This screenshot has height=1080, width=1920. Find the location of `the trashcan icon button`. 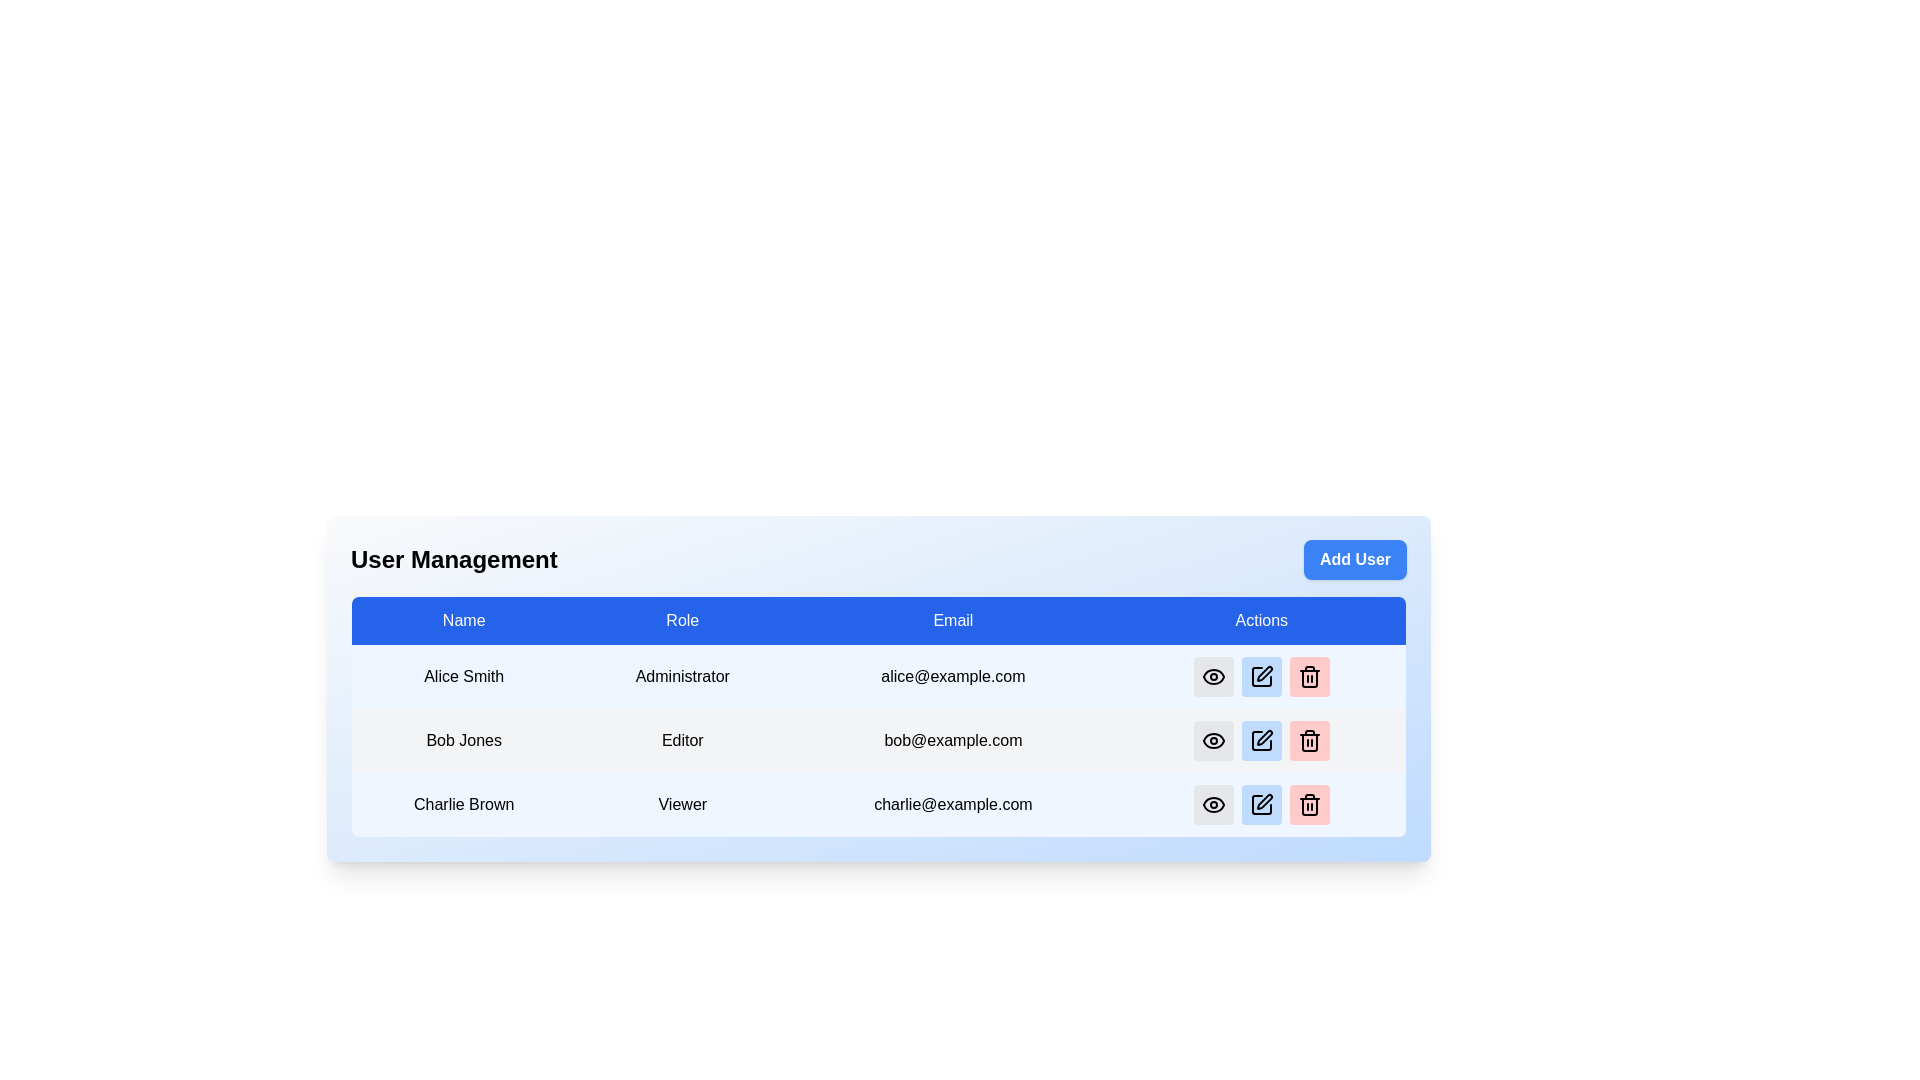

the trashcan icon button is located at coordinates (1309, 740).